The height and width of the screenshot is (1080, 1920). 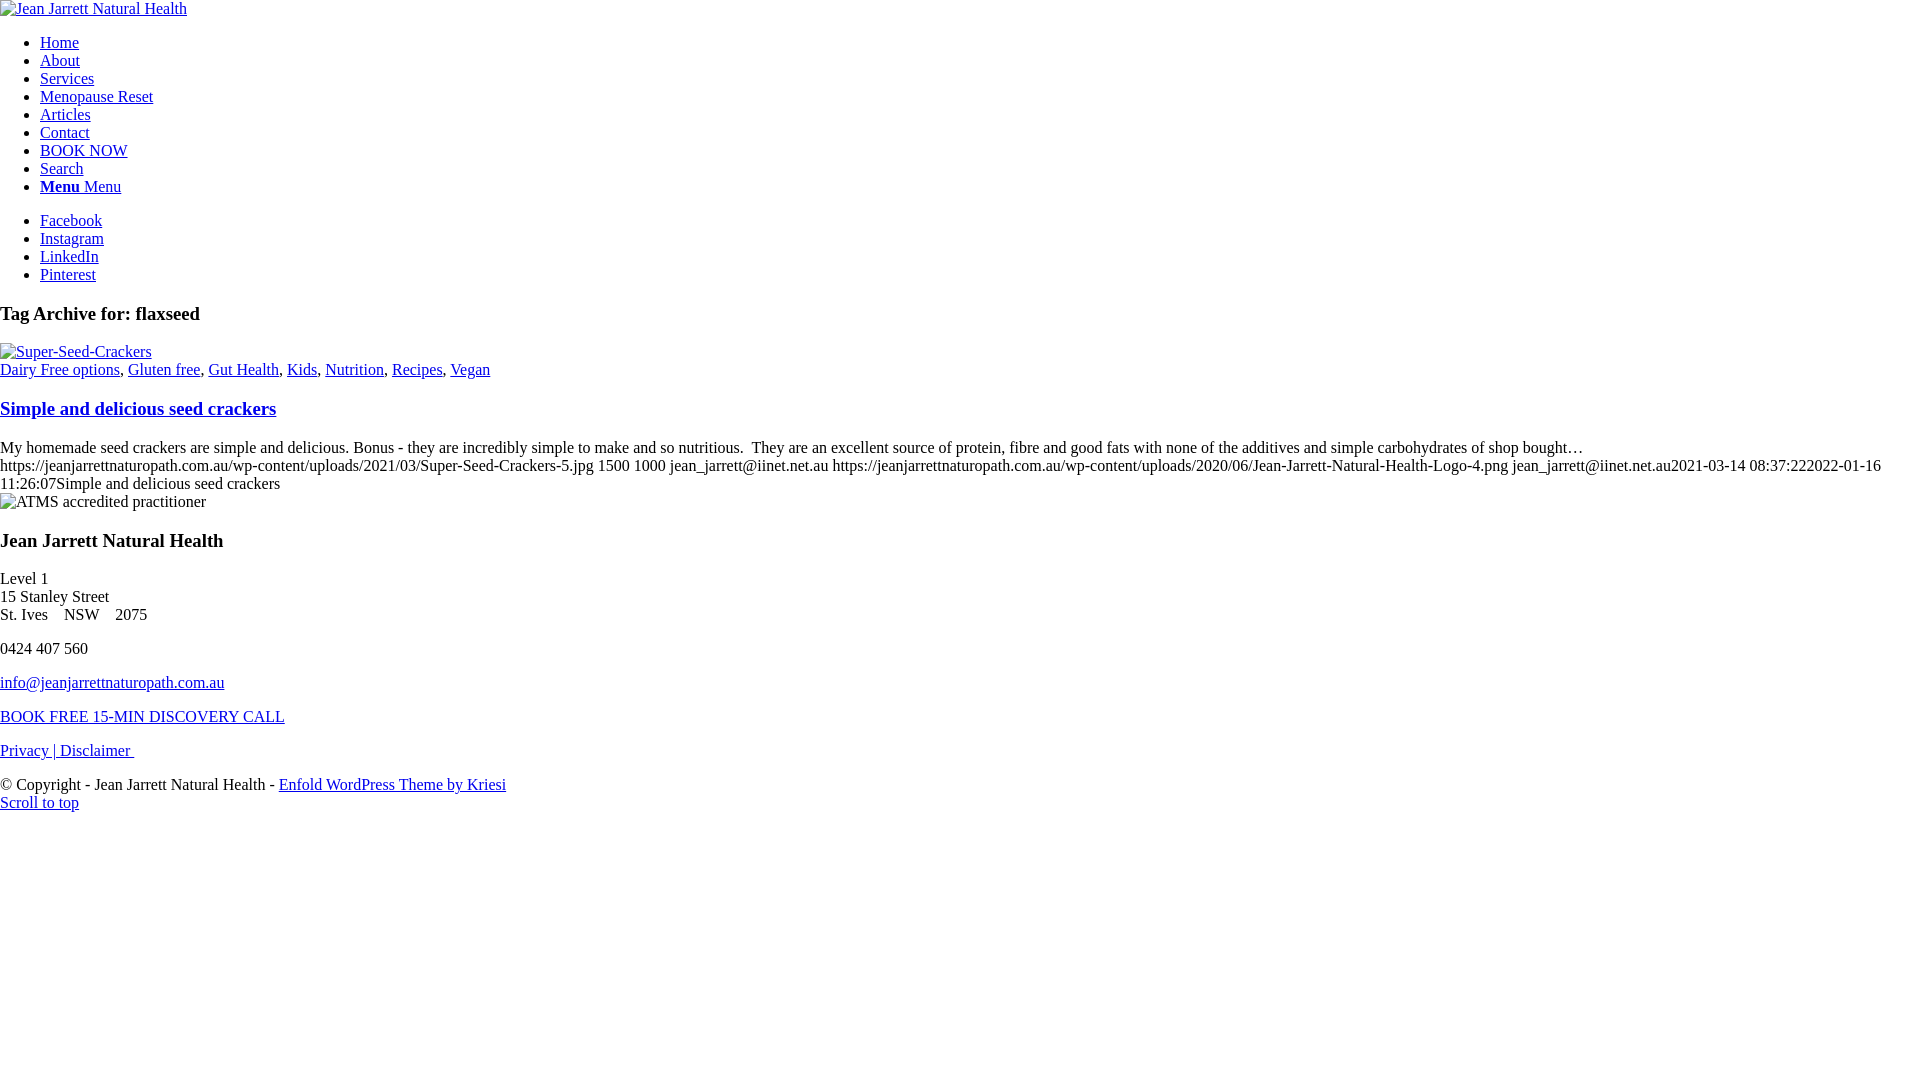 What do you see at coordinates (72, 237) in the screenshot?
I see `'Instagram'` at bounding box center [72, 237].